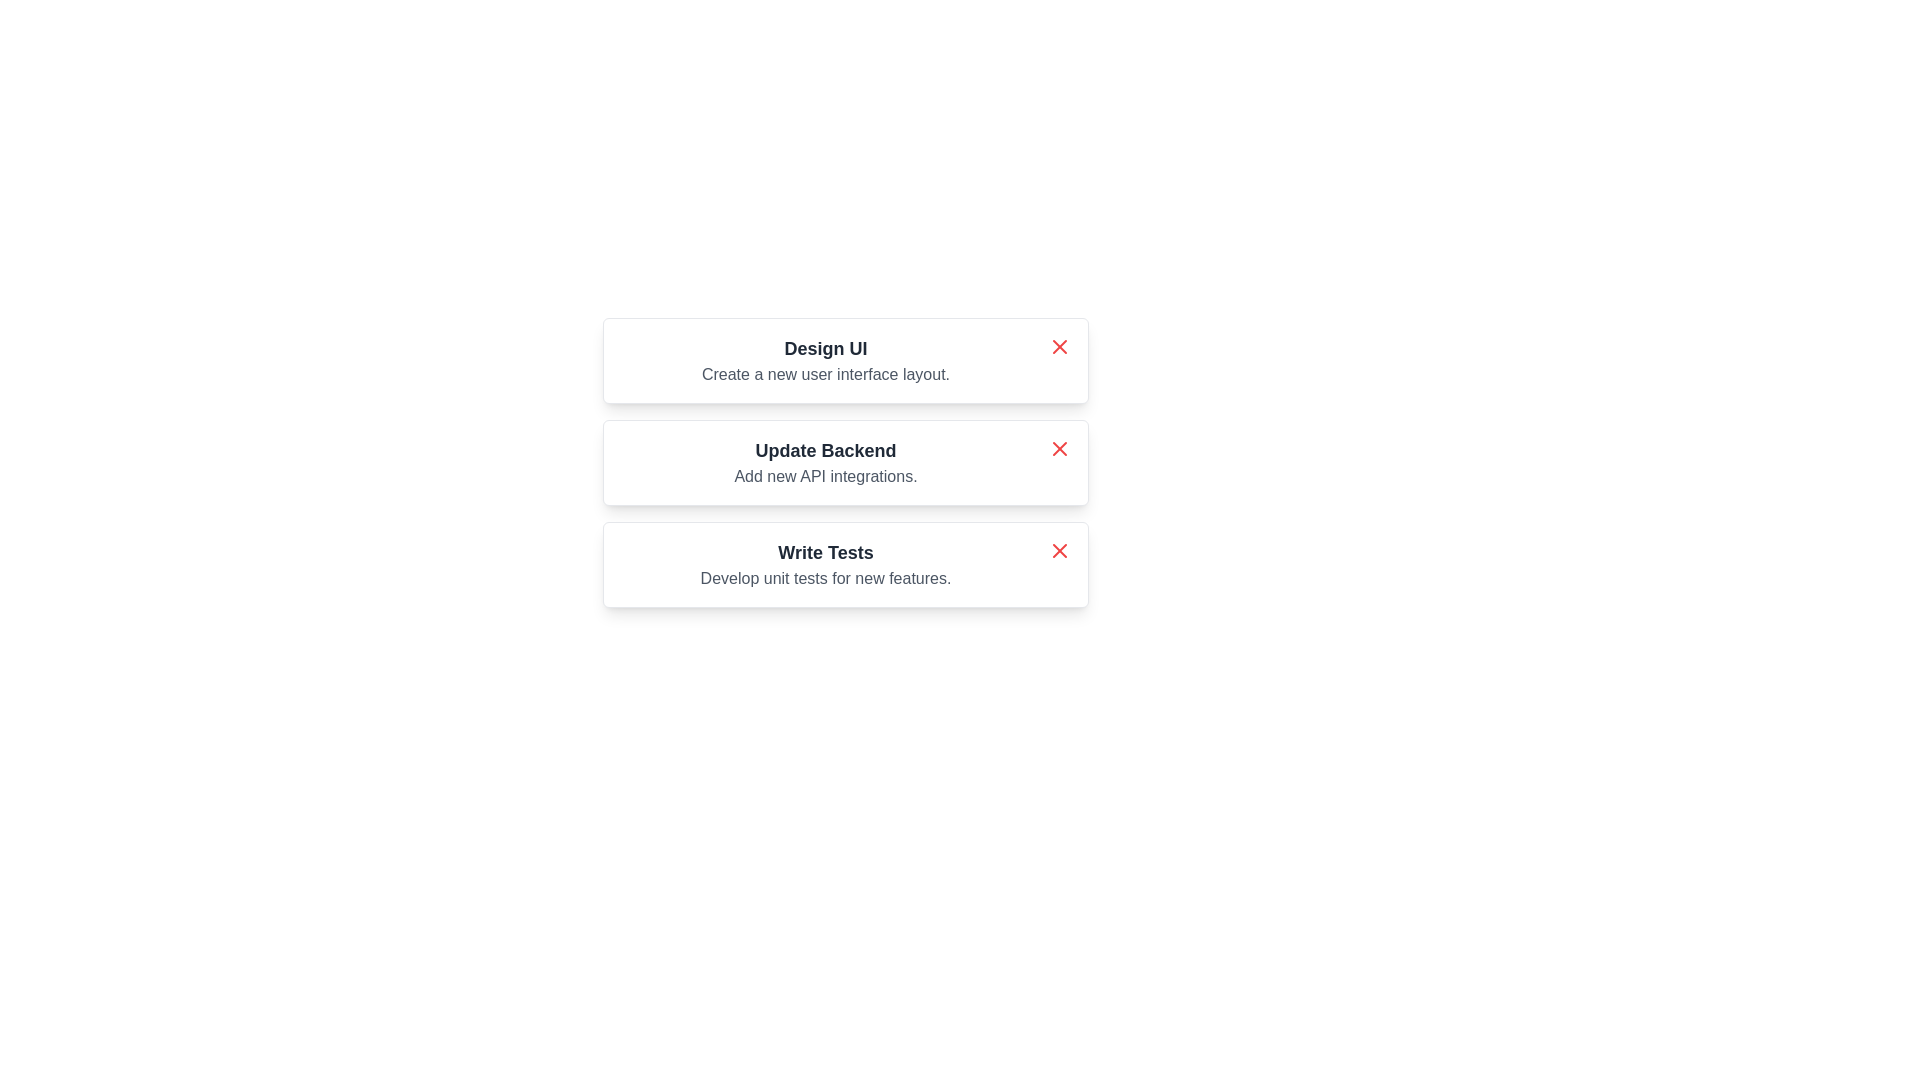  I want to click on the static text displaying 'Develop unit tests for new features.' located within the 'Write Tests' card as the descriptive subtext, so click(825, 578).